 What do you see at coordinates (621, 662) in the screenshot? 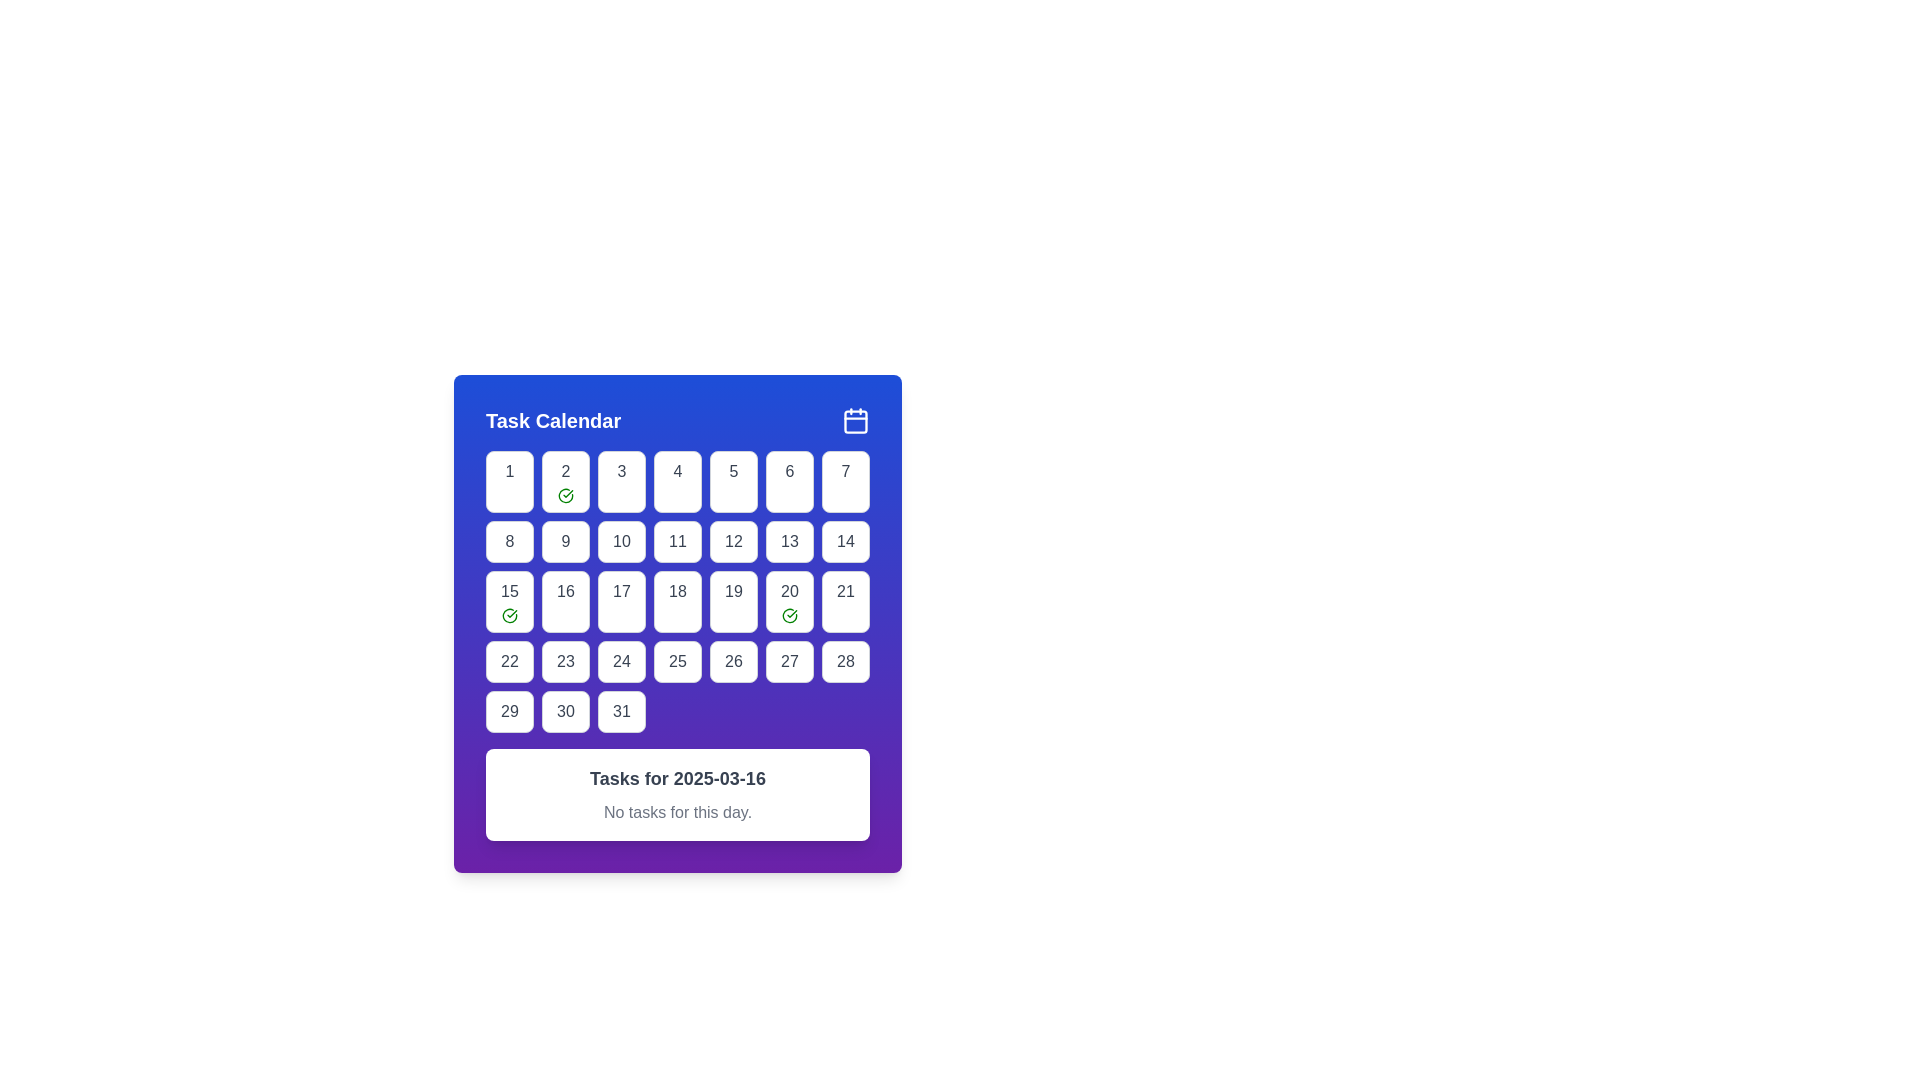
I see `the date '24' displayed in a white box with rounded corners in the sixth row and fourth column of the calendar grid` at bounding box center [621, 662].